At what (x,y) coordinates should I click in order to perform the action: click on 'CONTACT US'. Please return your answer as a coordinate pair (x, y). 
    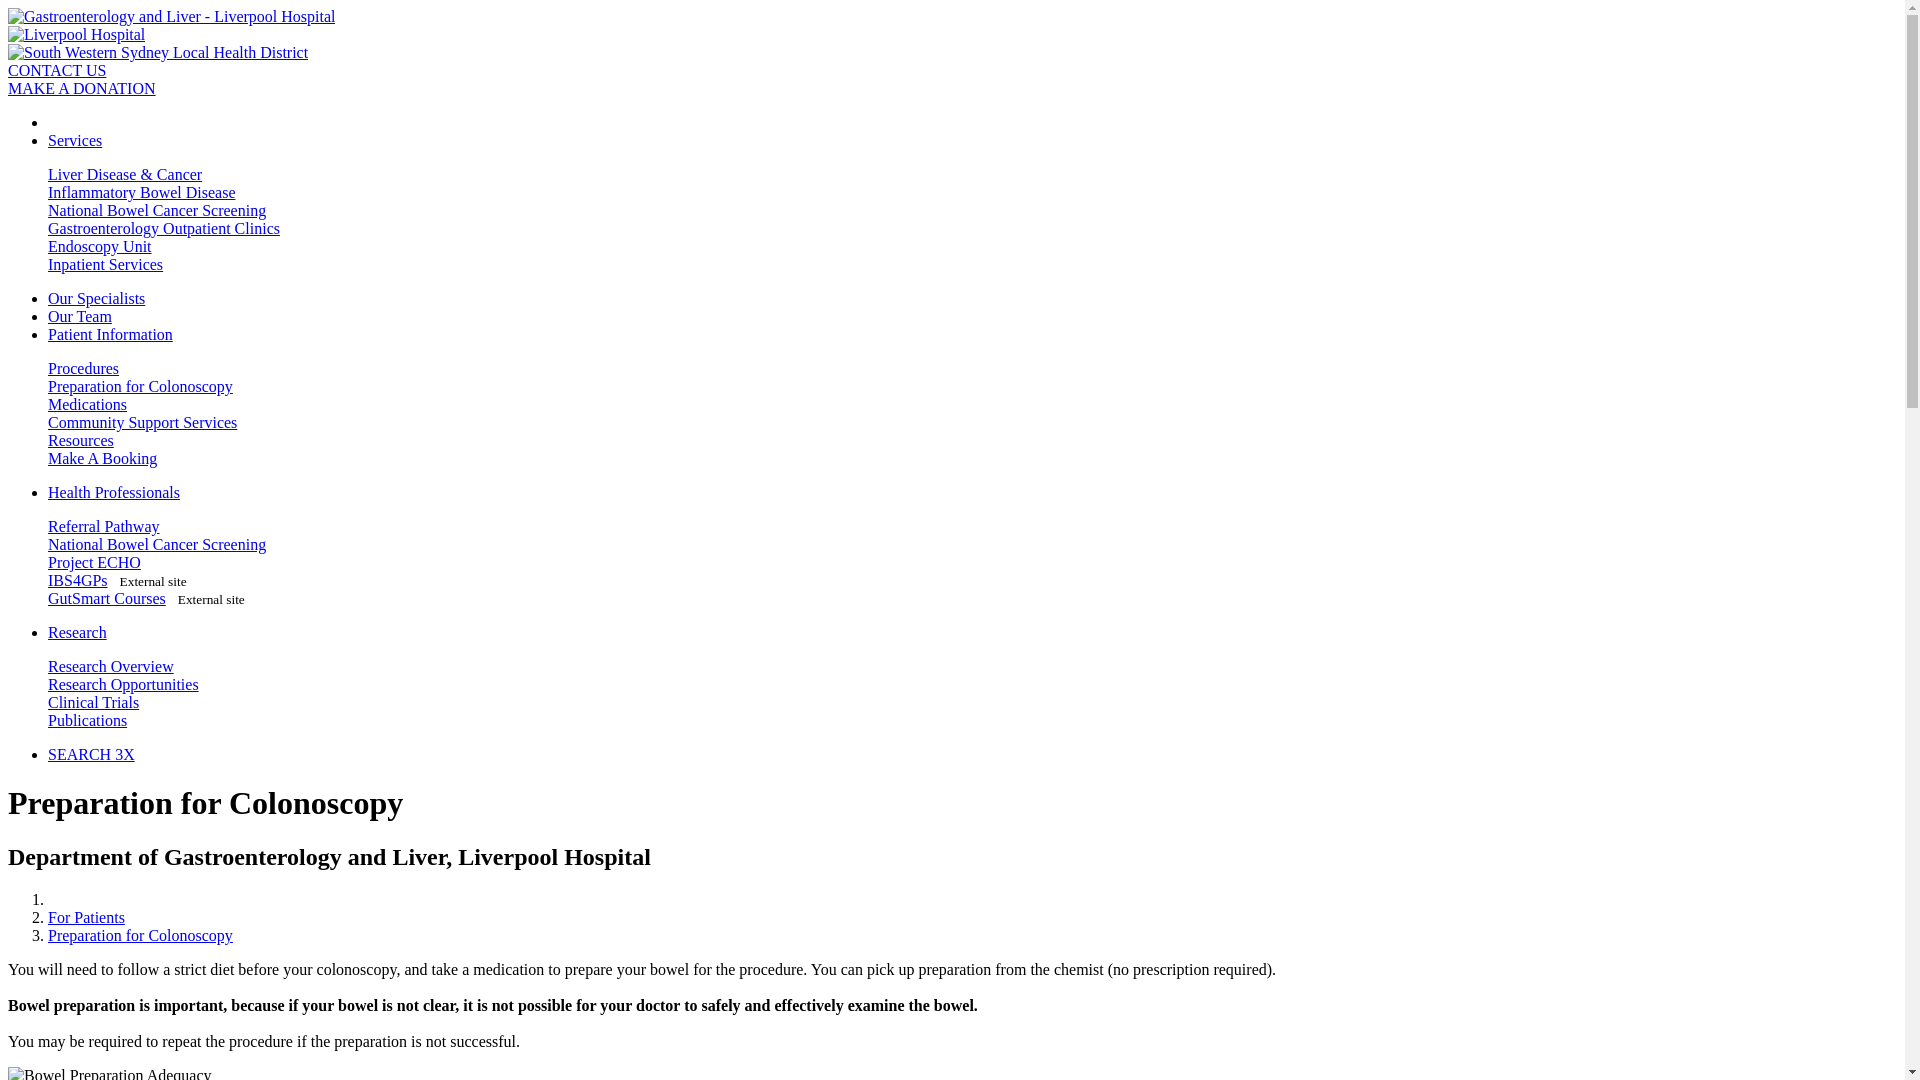
    Looking at the image, I should click on (57, 69).